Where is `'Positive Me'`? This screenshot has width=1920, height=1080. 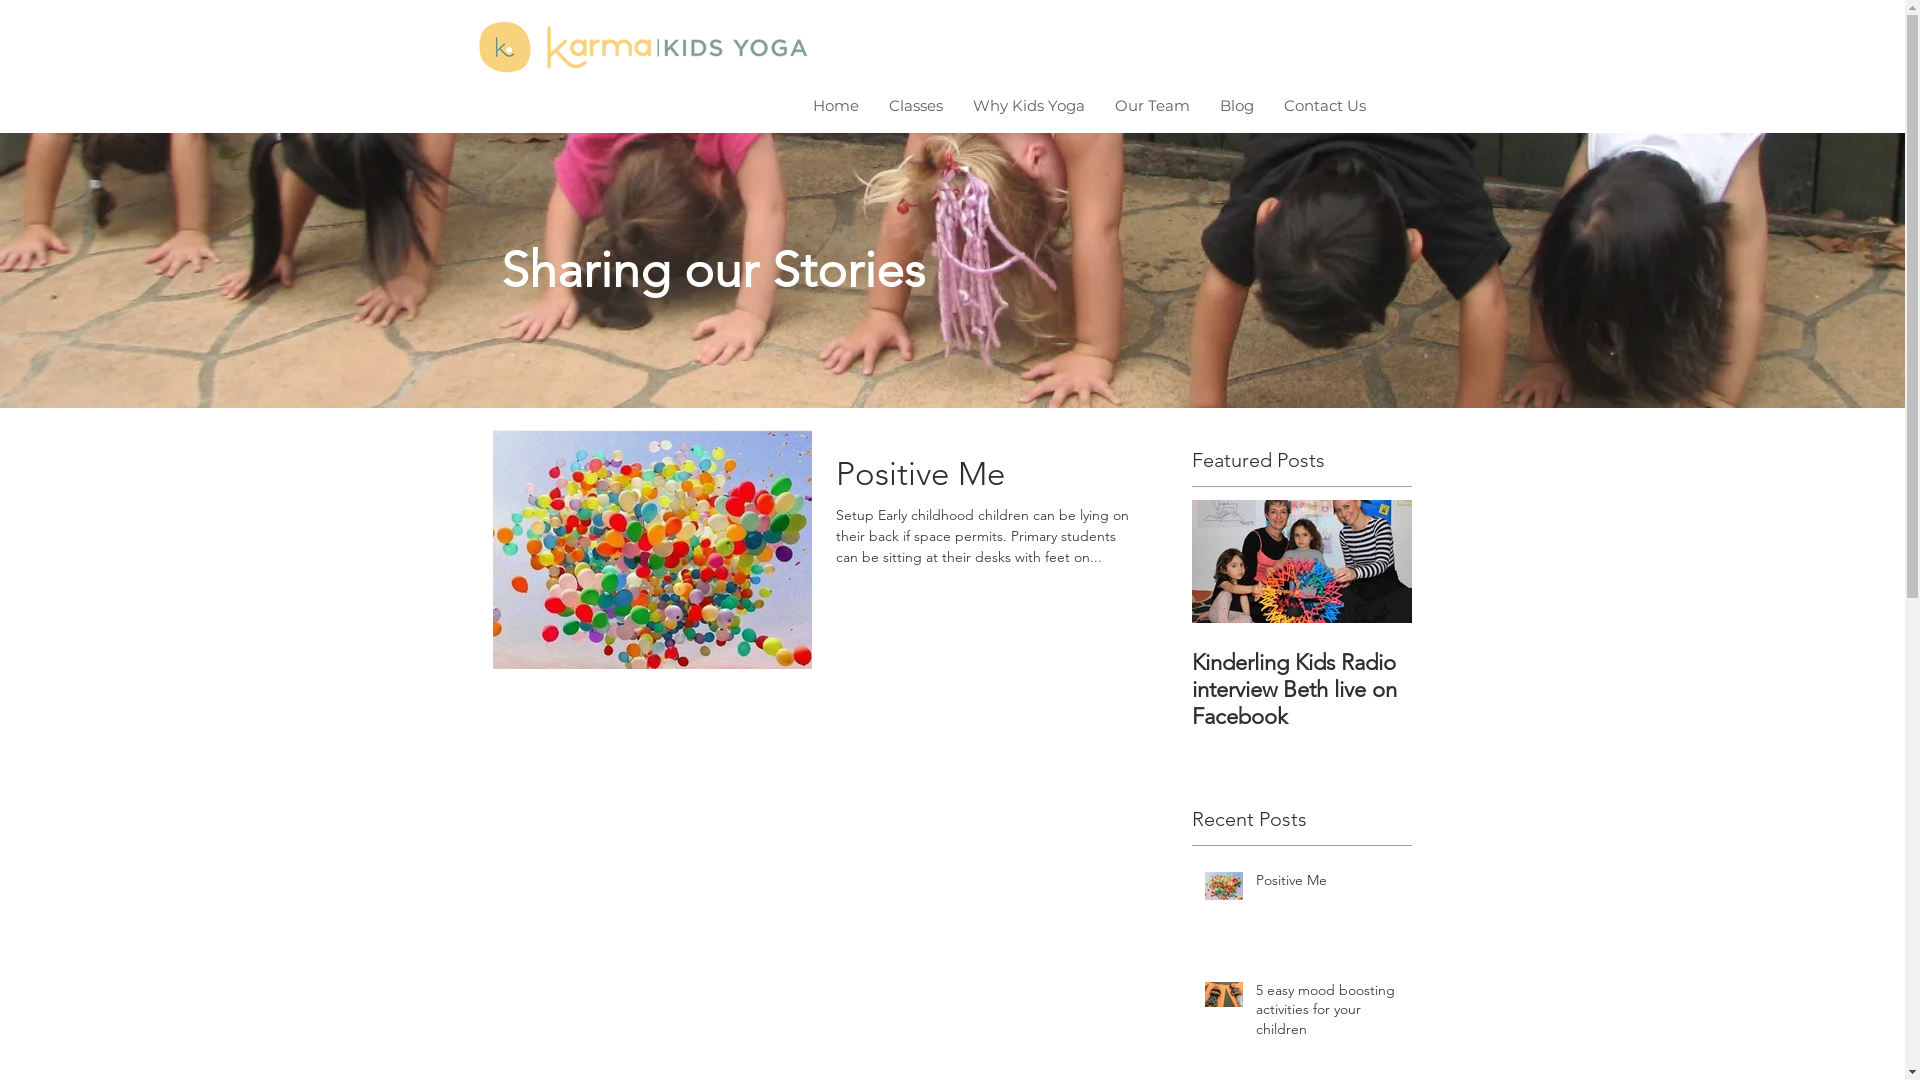
'Positive Me' is located at coordinates (987, 479).